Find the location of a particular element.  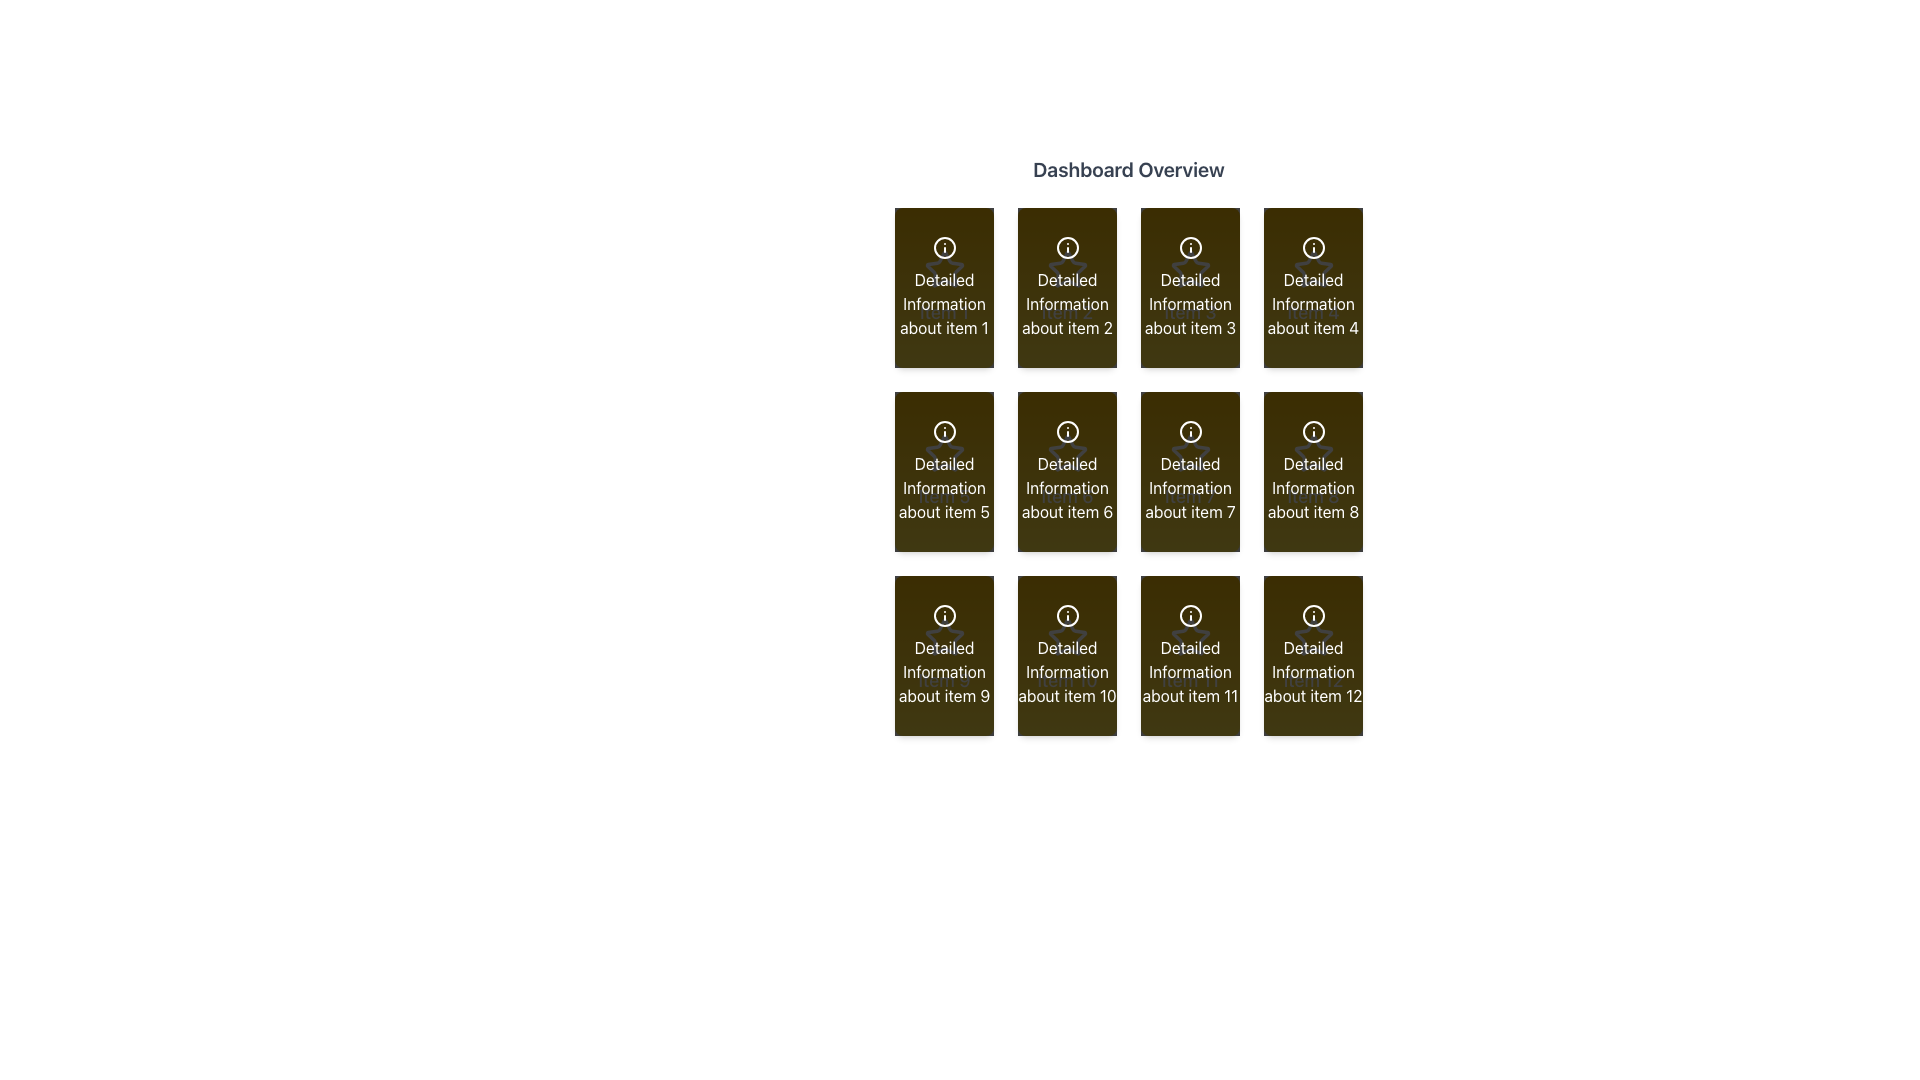

text label that identifies the content or purpose of the card located in the second row, first column of a four-by-three grid layout is located at coordinates (943, 496).